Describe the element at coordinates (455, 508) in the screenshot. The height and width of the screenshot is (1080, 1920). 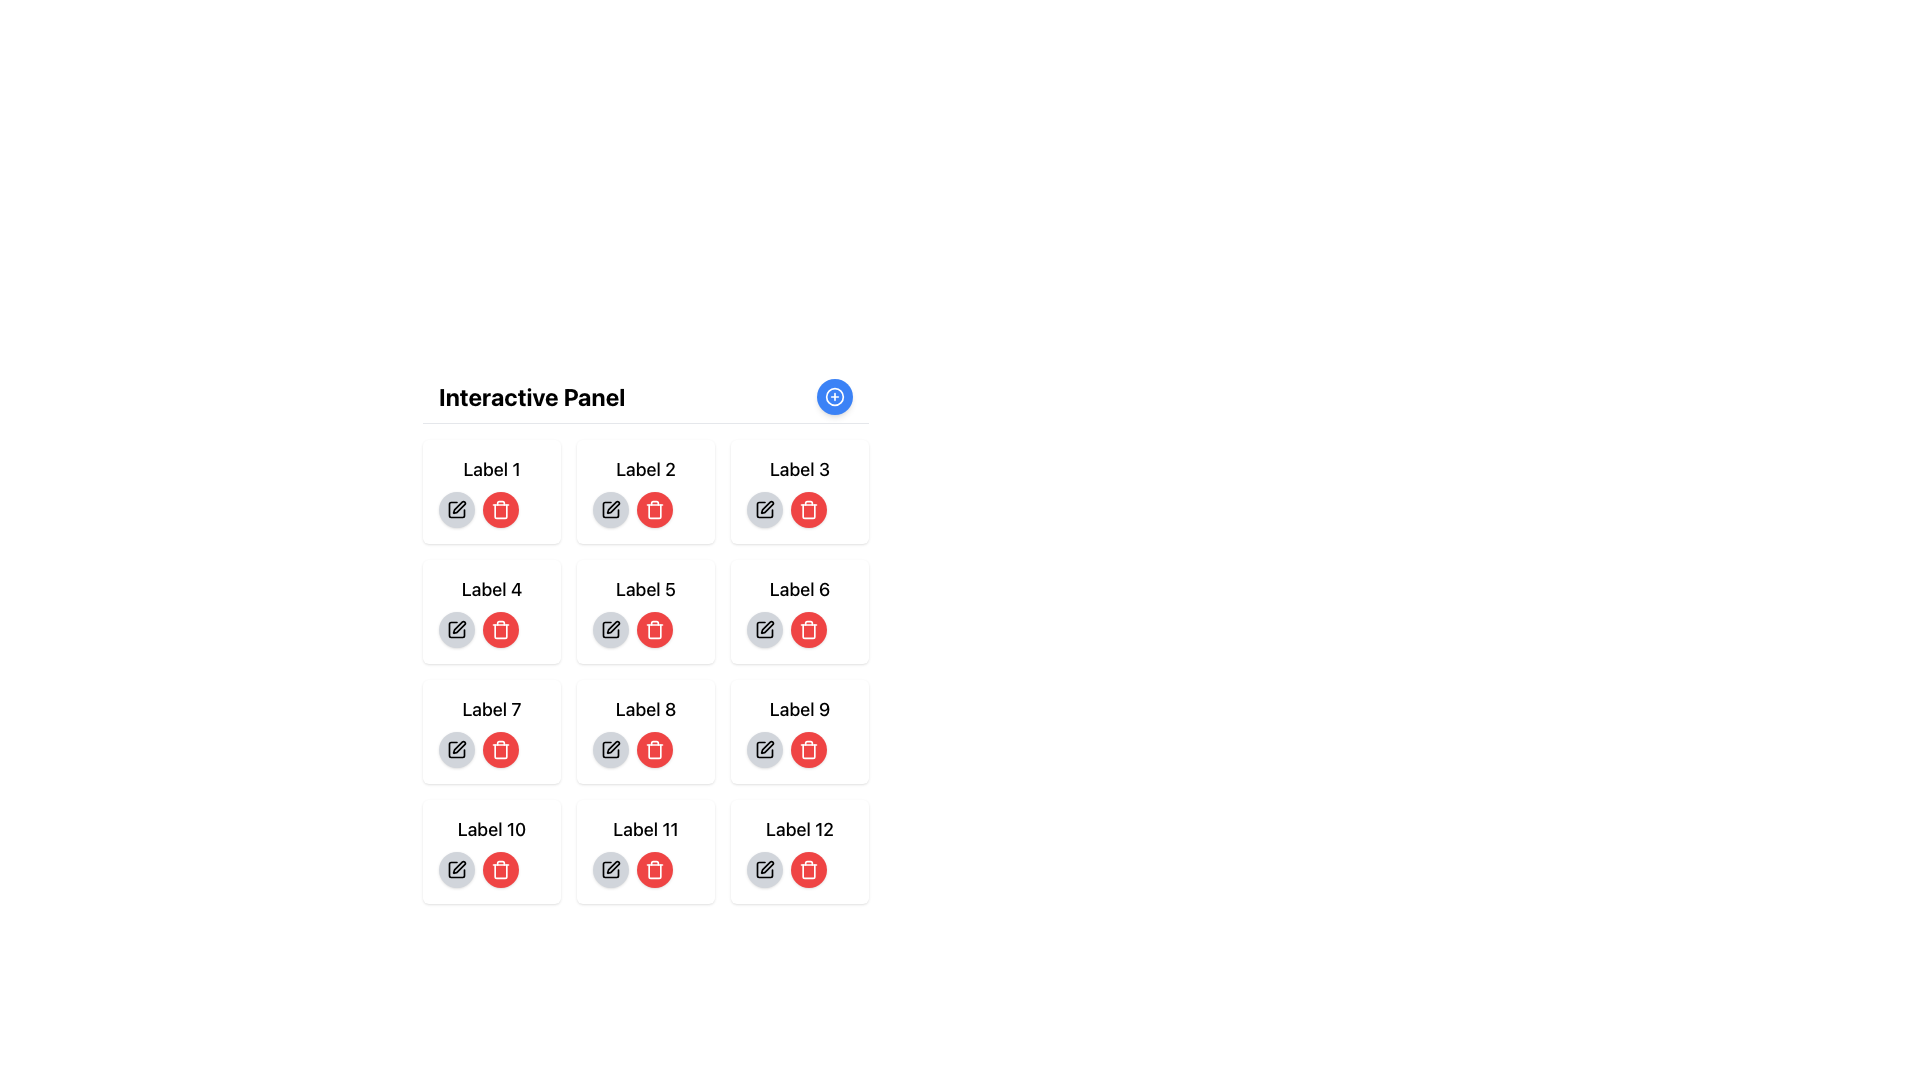
I see `the circular button featuring a black outlined square with a pen icon, located in the top-left corner of the grid under 'Label 1'` at that location.